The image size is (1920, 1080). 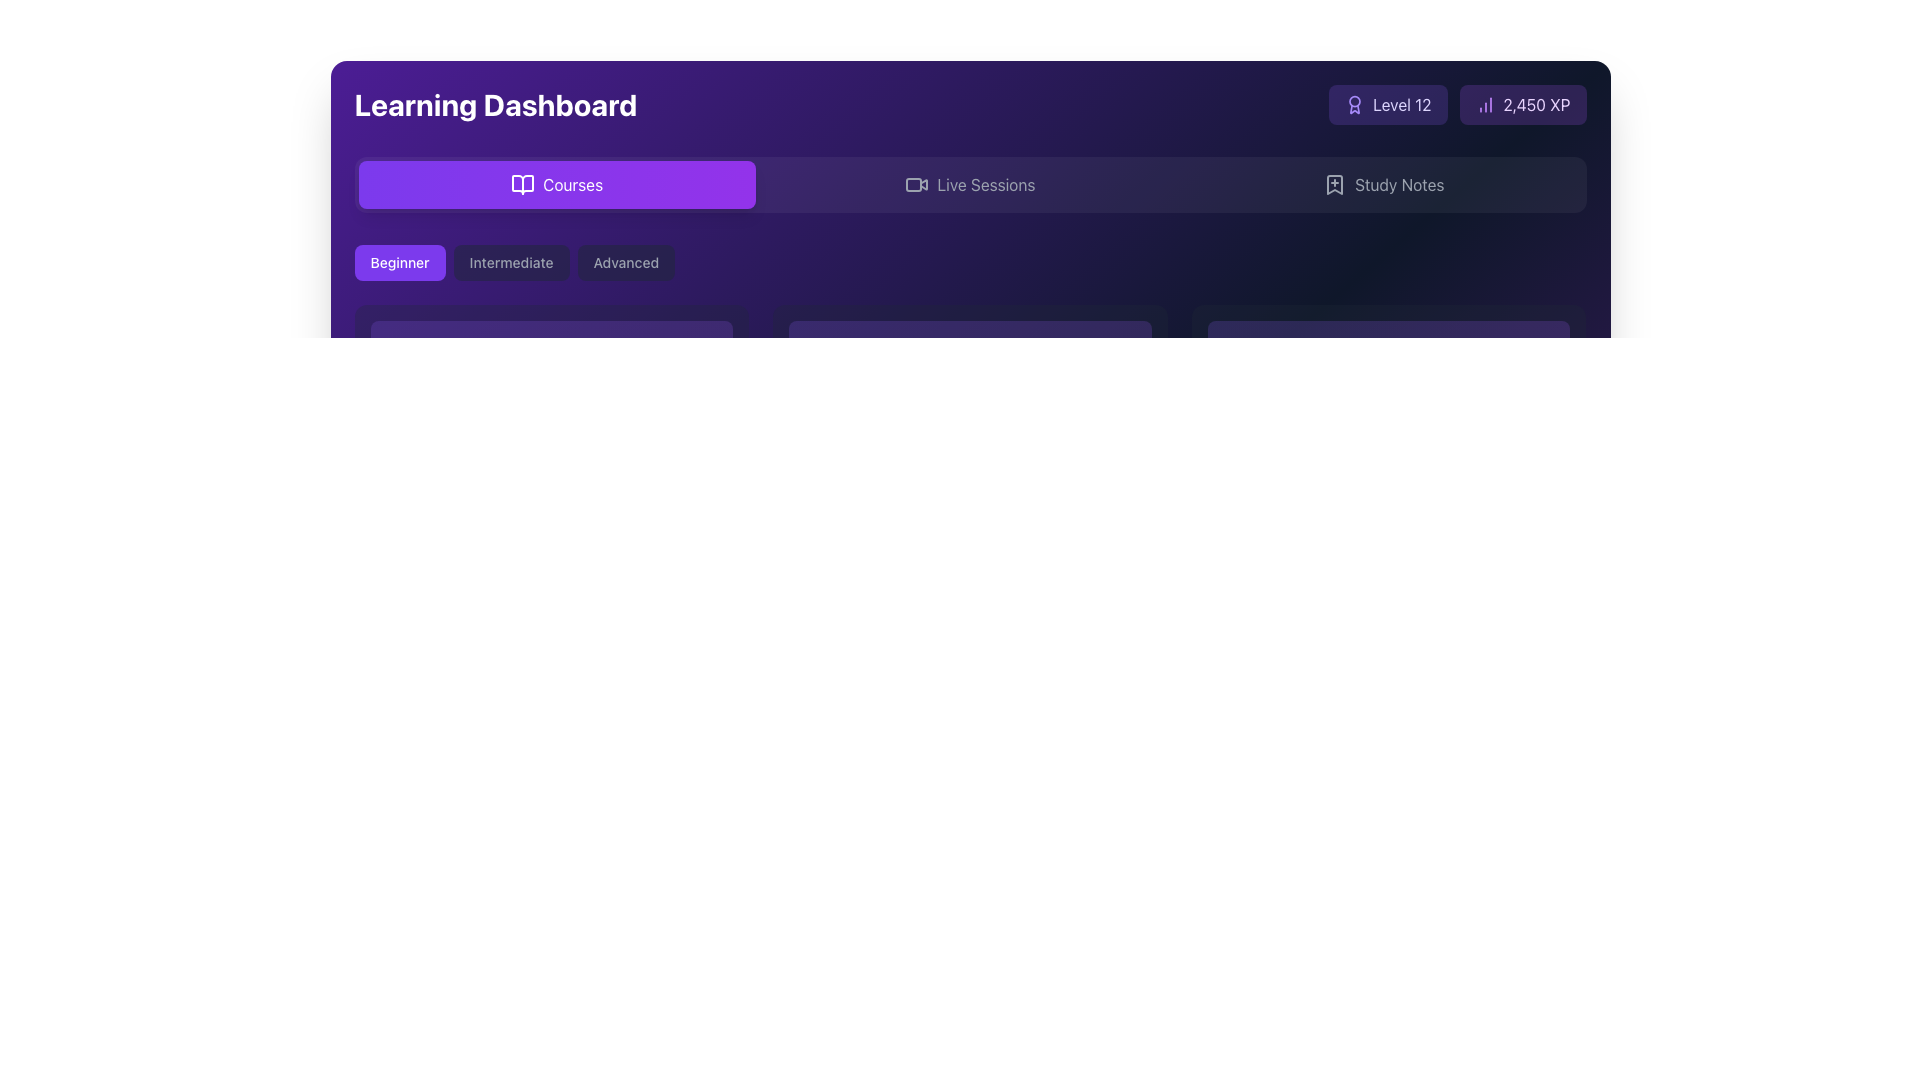 I want to click on the 'Study Notes' button, which is the third item in a horizontally arranged group of options (Courses, Live Sessions, and Study Notes), so click(x=1382, y=185).